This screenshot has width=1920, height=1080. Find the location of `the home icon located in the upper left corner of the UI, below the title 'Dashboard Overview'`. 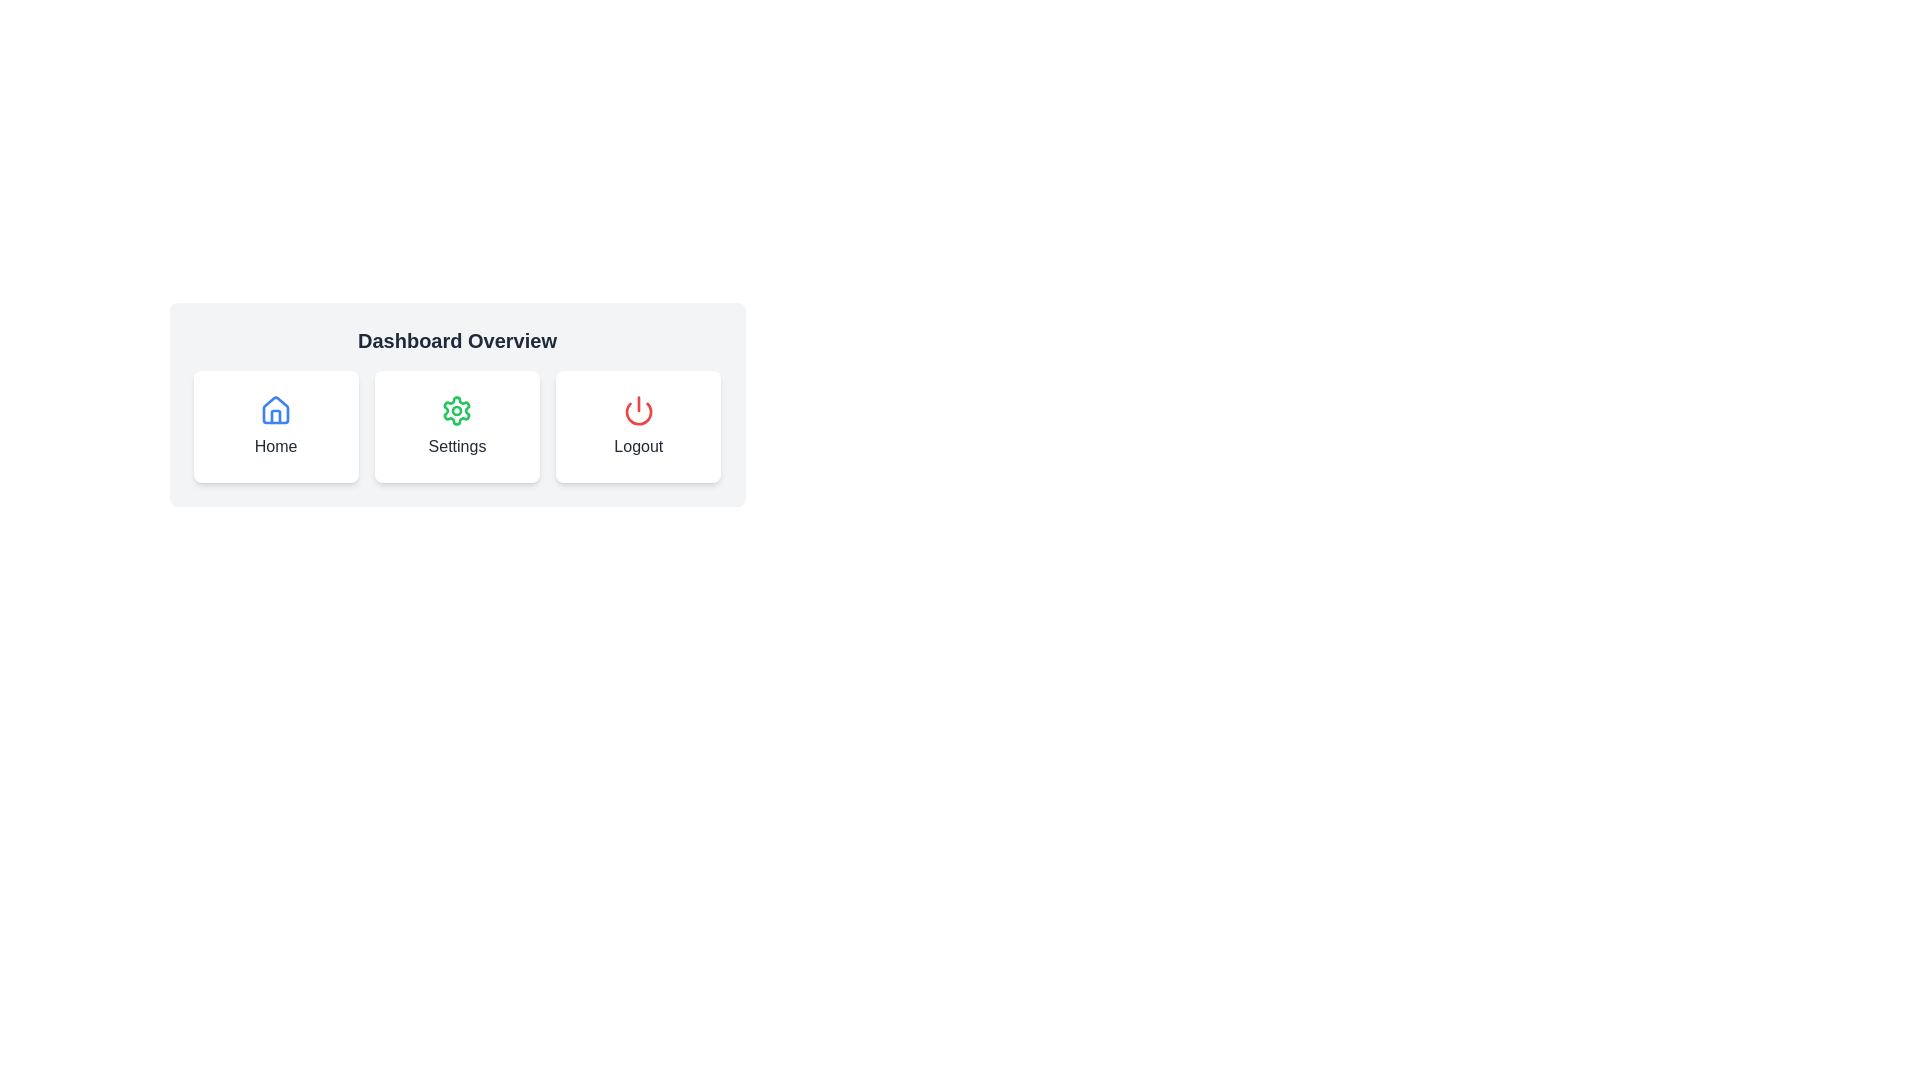

the home icon located in the upper left corner of the UI, below the title 'Dashboard Overview' is located at coordinates (275, 409).